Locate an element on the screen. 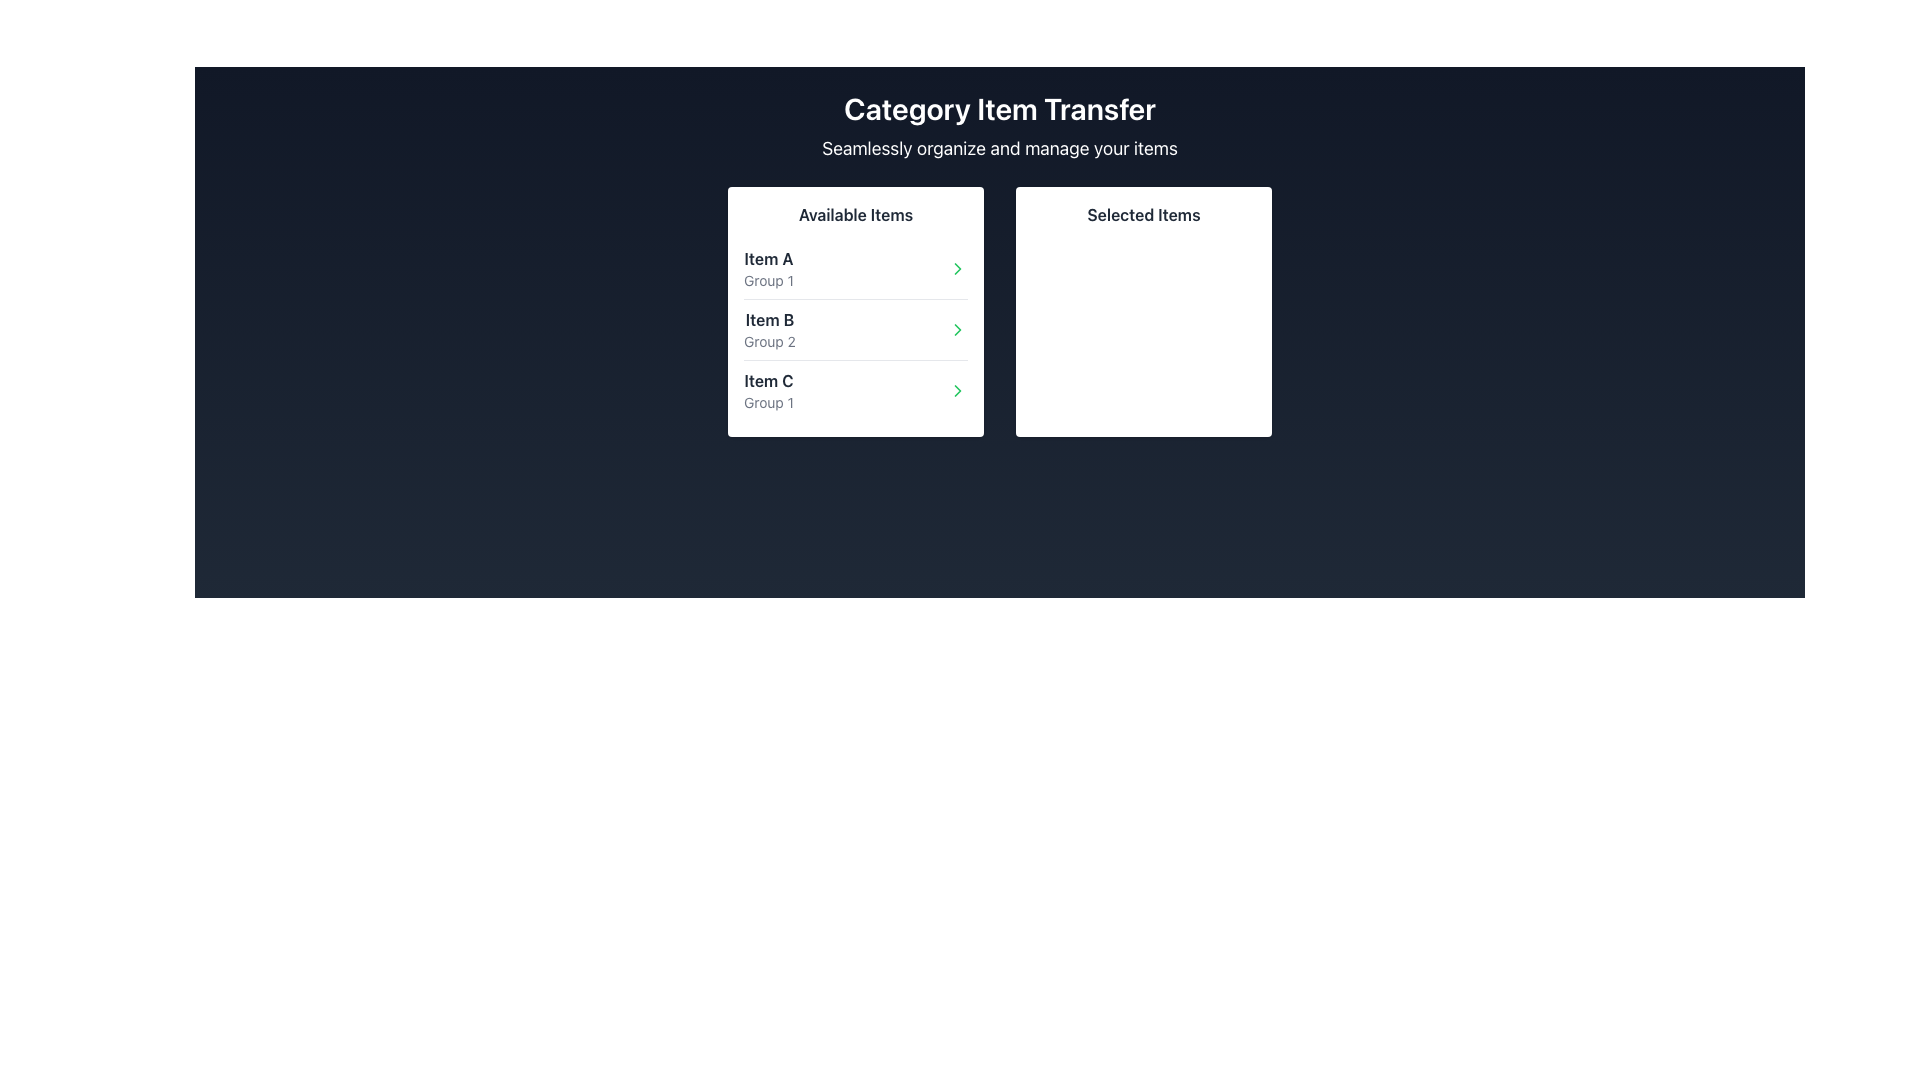 This screenshot has width=1920, height=1080. the text label displaying 'Group 1', which is located below 'Item A' in the 'Available Items' section on the left panel of the interface is located at coordinates (767, 281).